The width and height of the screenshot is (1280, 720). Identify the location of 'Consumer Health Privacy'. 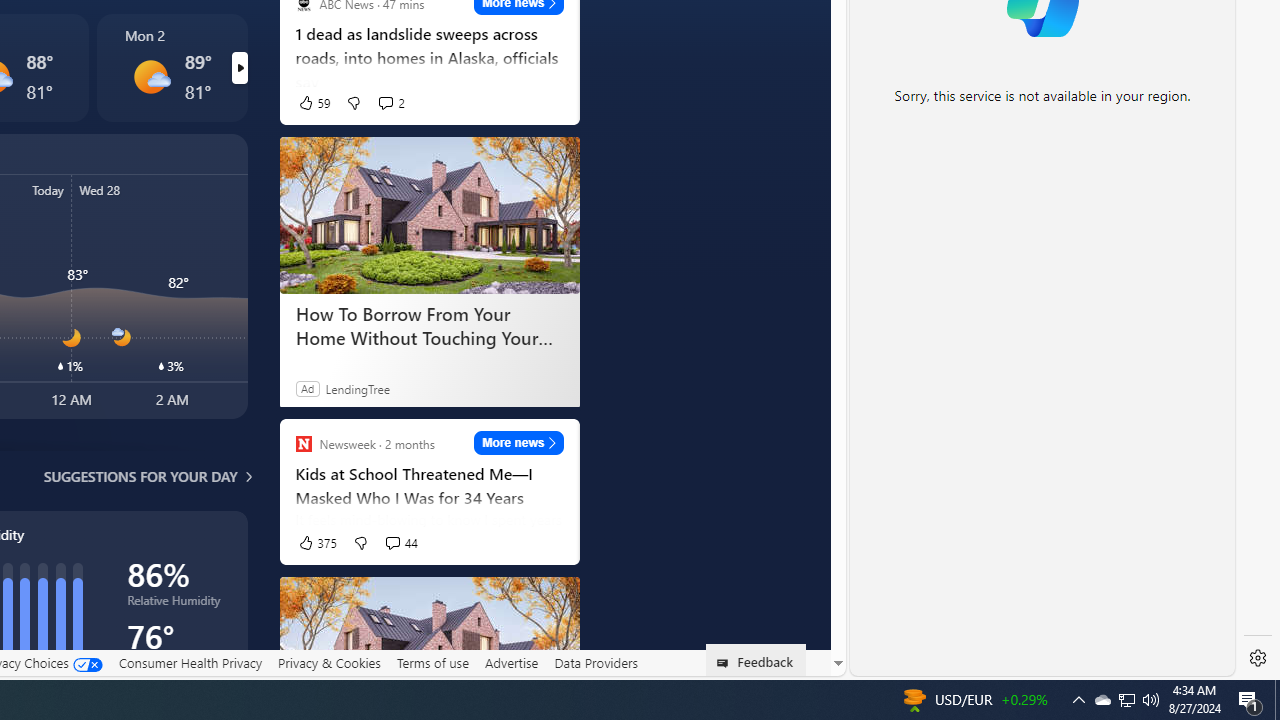
(190, 663).